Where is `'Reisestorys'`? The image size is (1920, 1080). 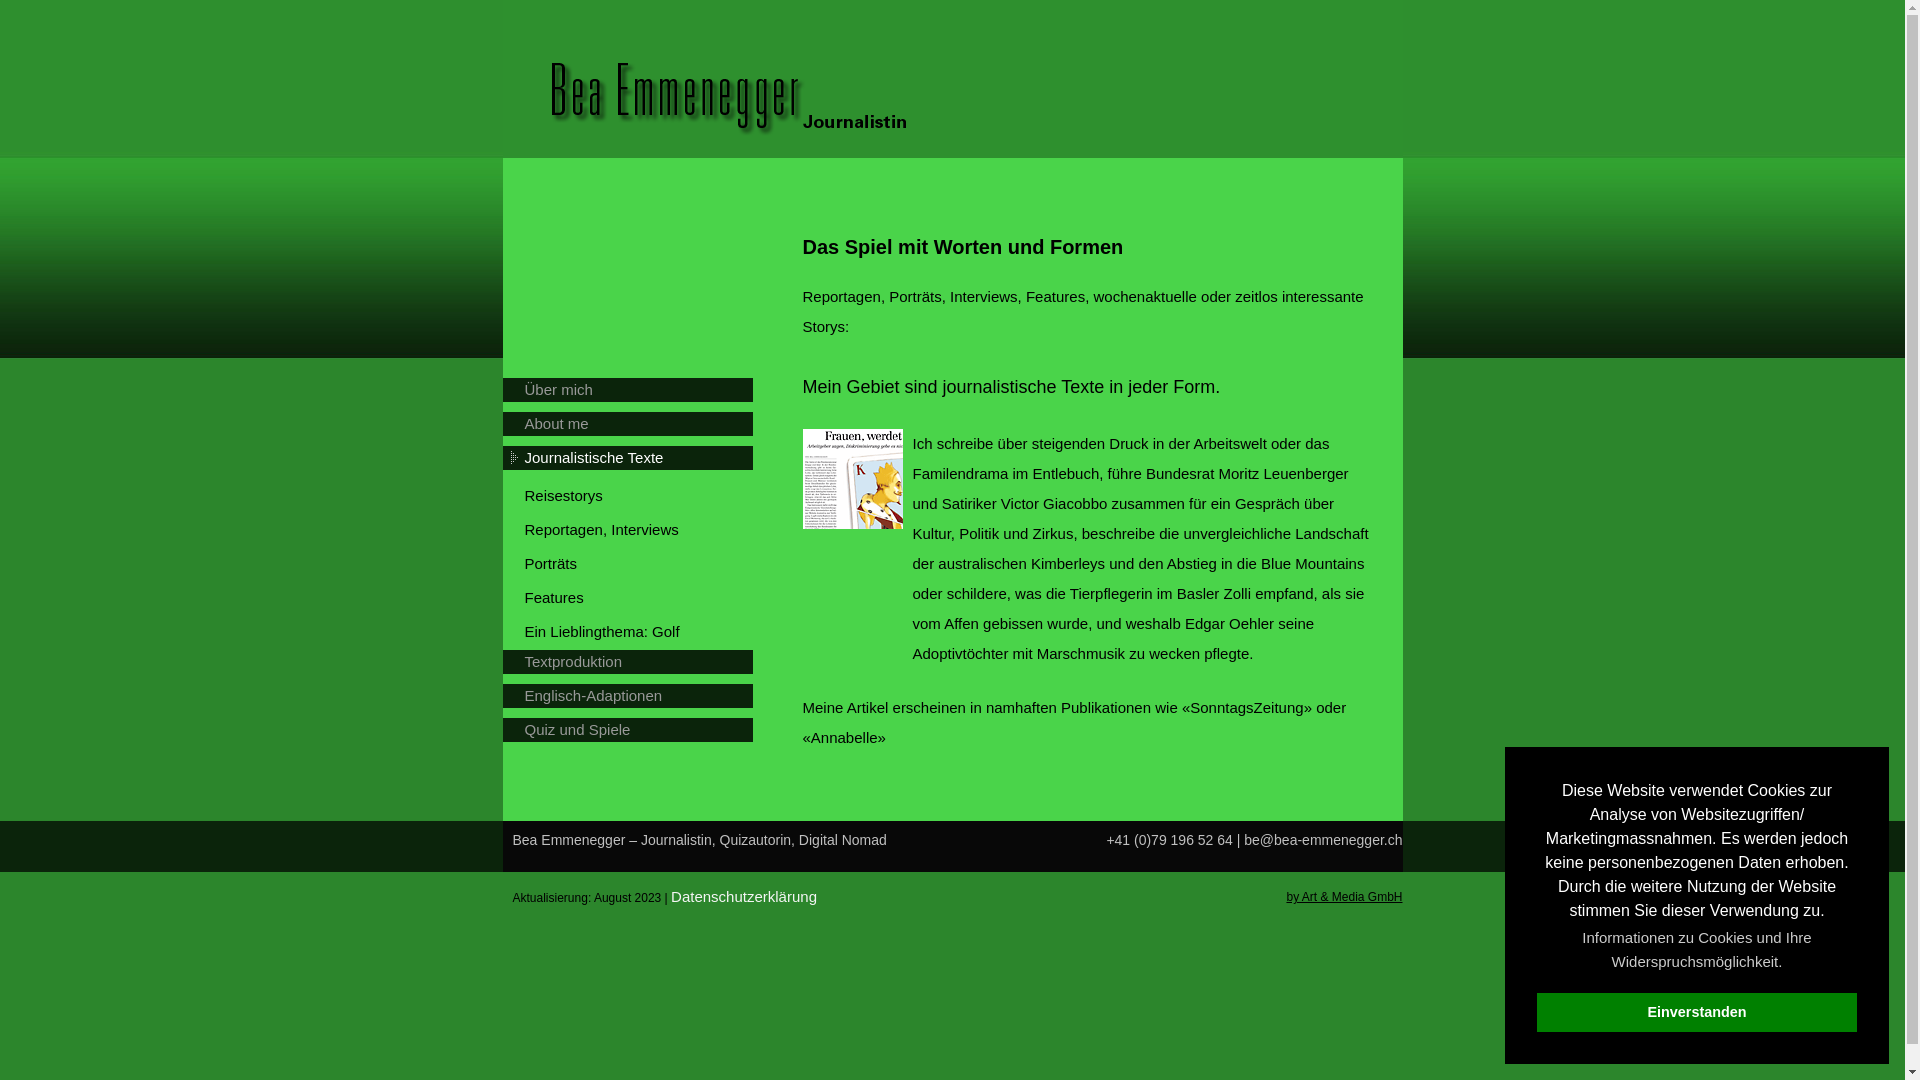
'Reisestorys' is located at coordinates (523, 495).